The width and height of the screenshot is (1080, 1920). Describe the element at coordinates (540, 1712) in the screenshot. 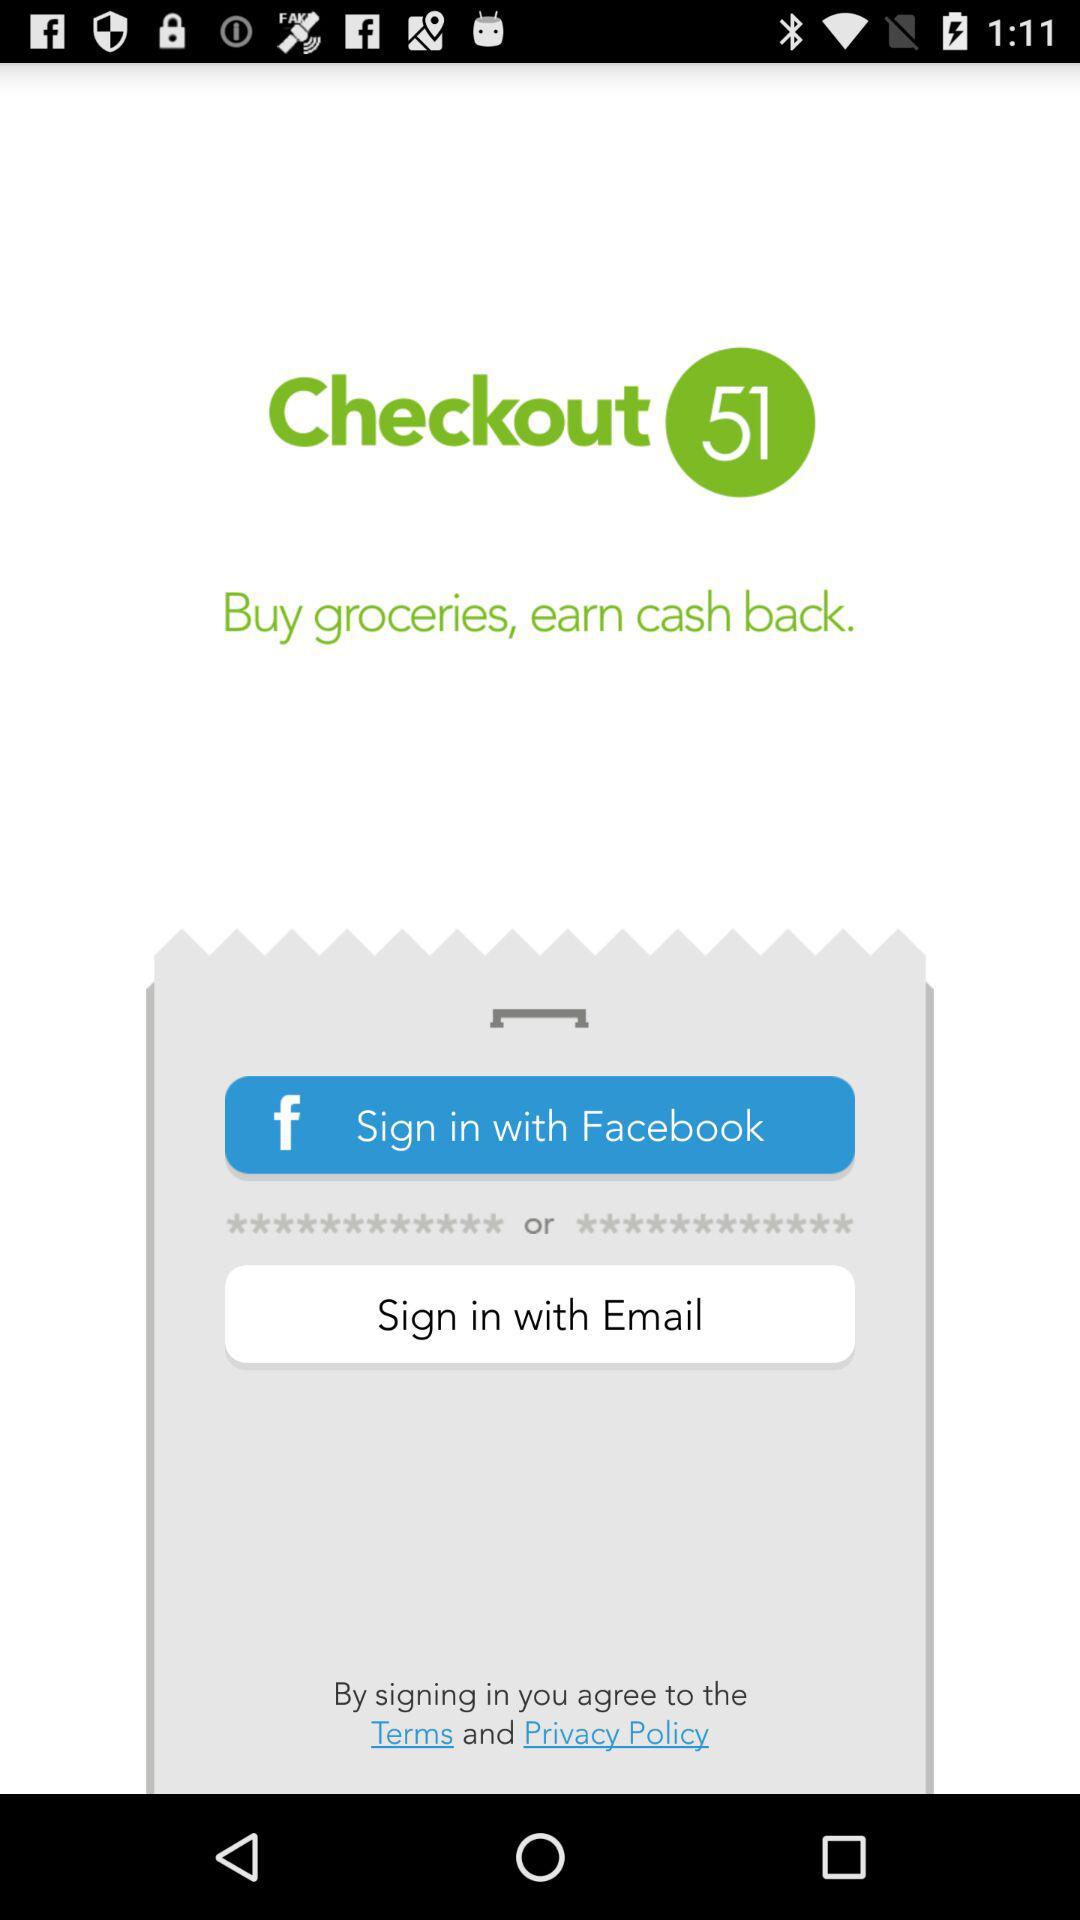

I see `the button below the sign in with` at that location.